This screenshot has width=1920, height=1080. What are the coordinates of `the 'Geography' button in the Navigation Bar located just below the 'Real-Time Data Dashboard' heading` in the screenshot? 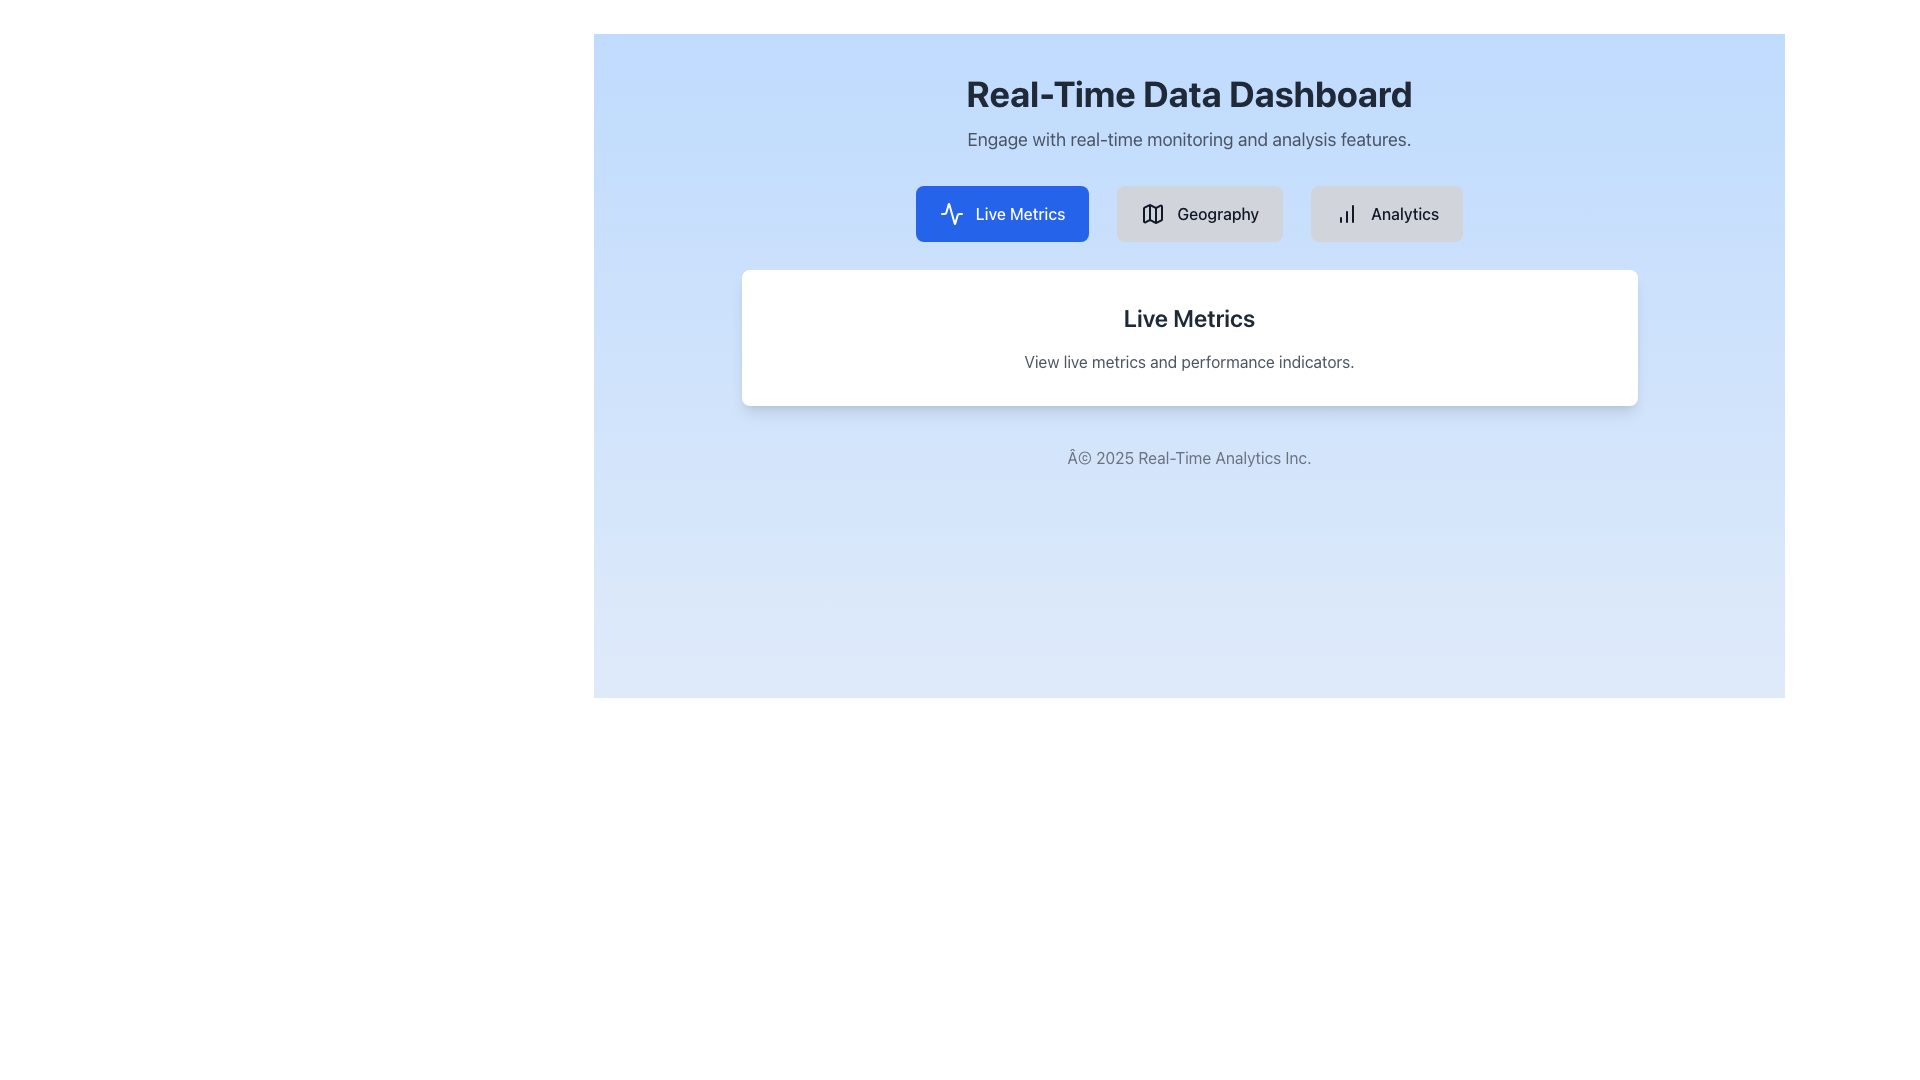 It's located at (1189, 213).